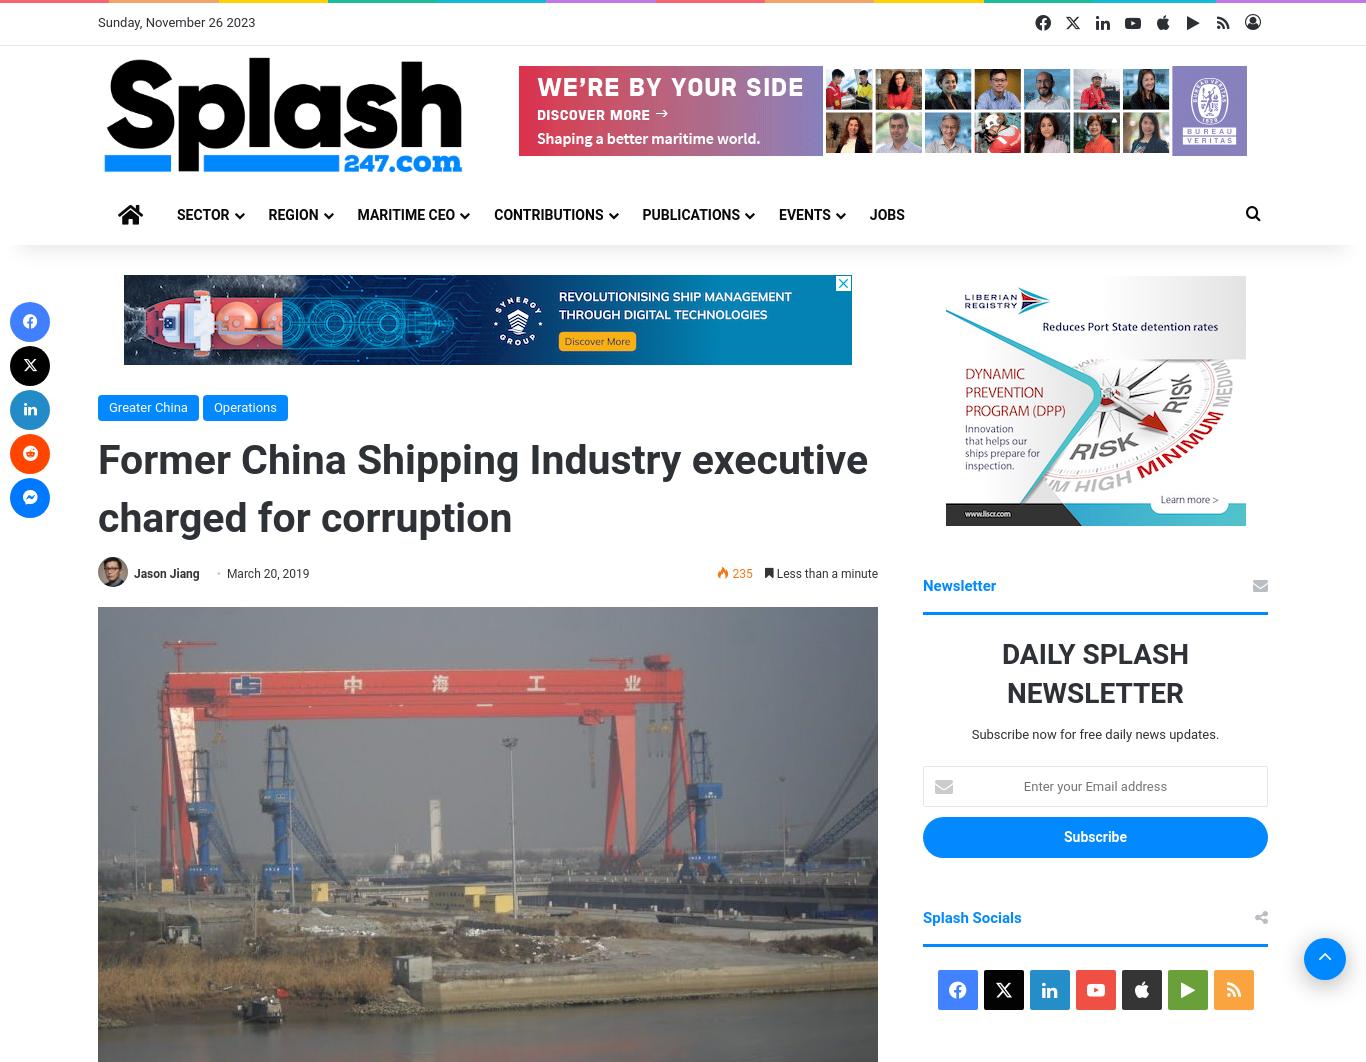 This screenshot has width=1366, height=1062. I want to click on 'Jason Jiang', so click(132, 574).